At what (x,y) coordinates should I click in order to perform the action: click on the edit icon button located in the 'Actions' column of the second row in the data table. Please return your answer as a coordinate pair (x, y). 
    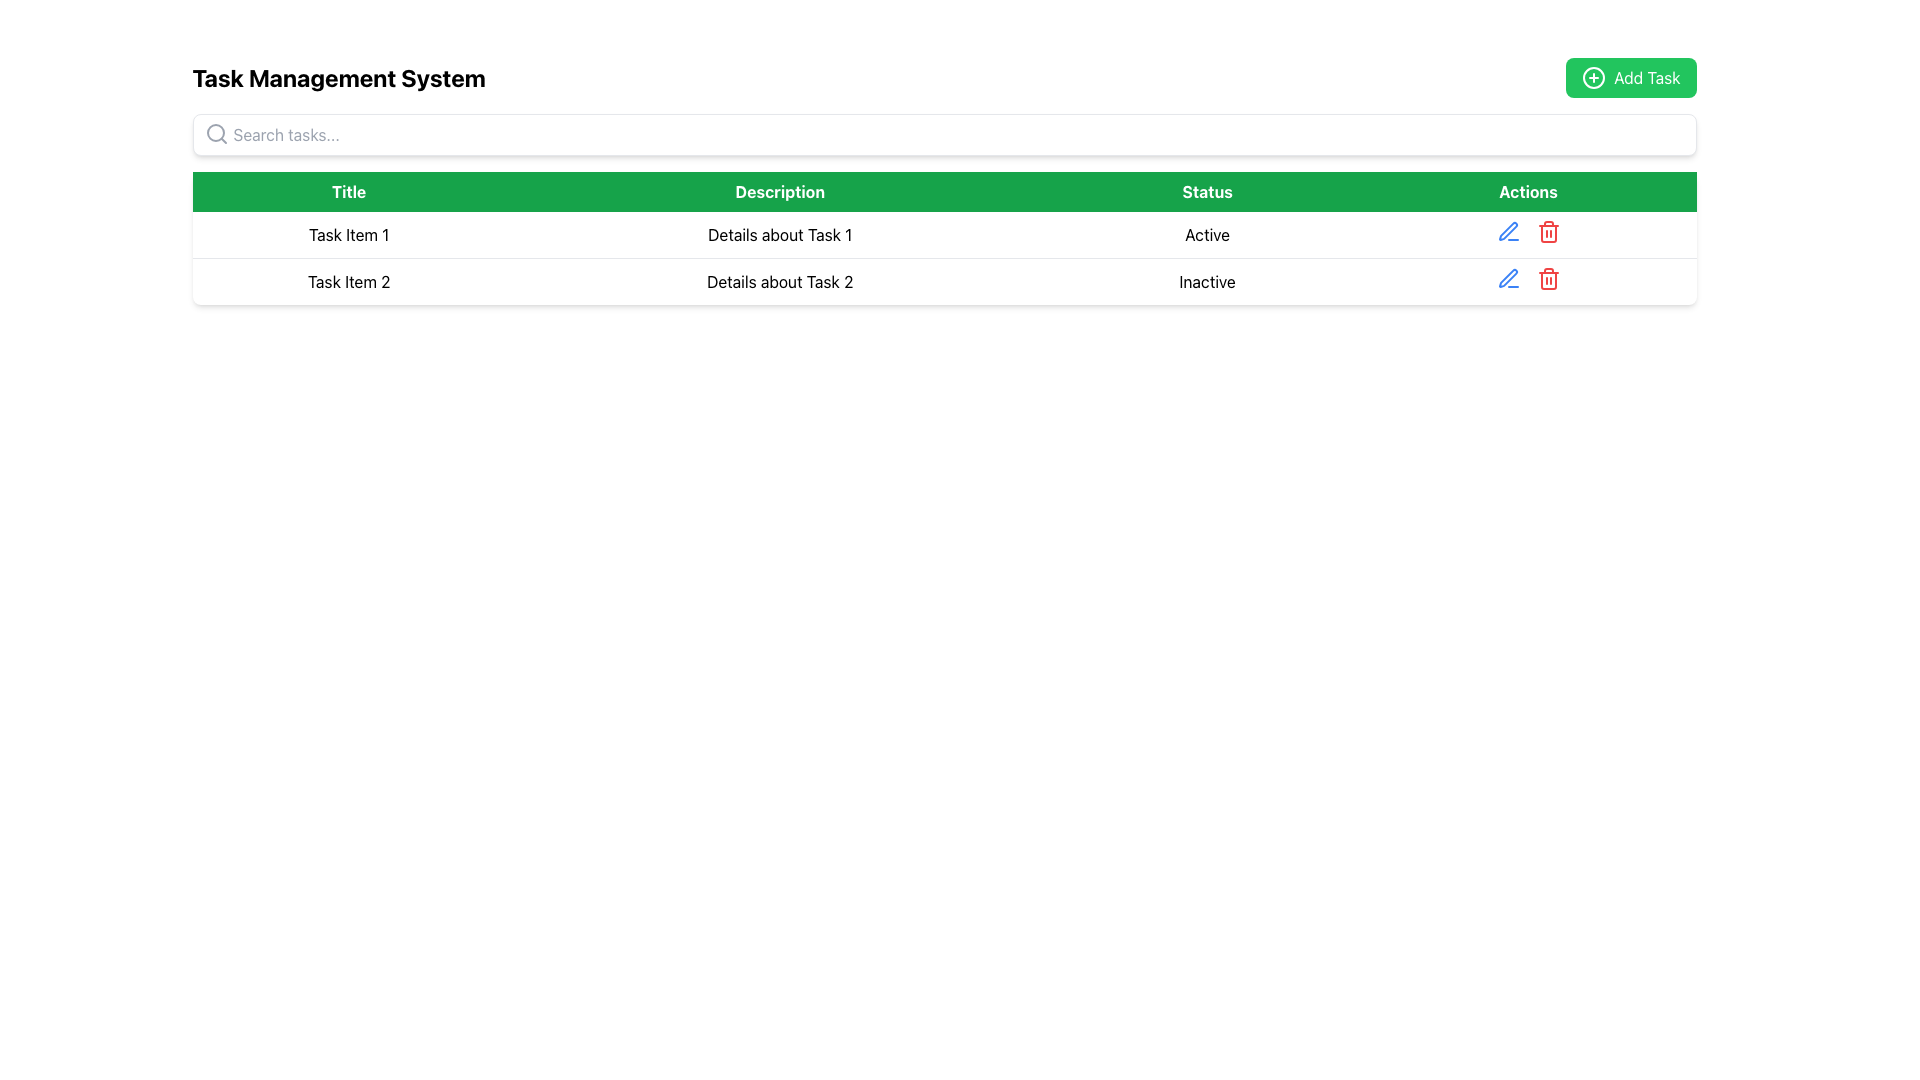
    Looking at the image, I should click on (1508, 278).